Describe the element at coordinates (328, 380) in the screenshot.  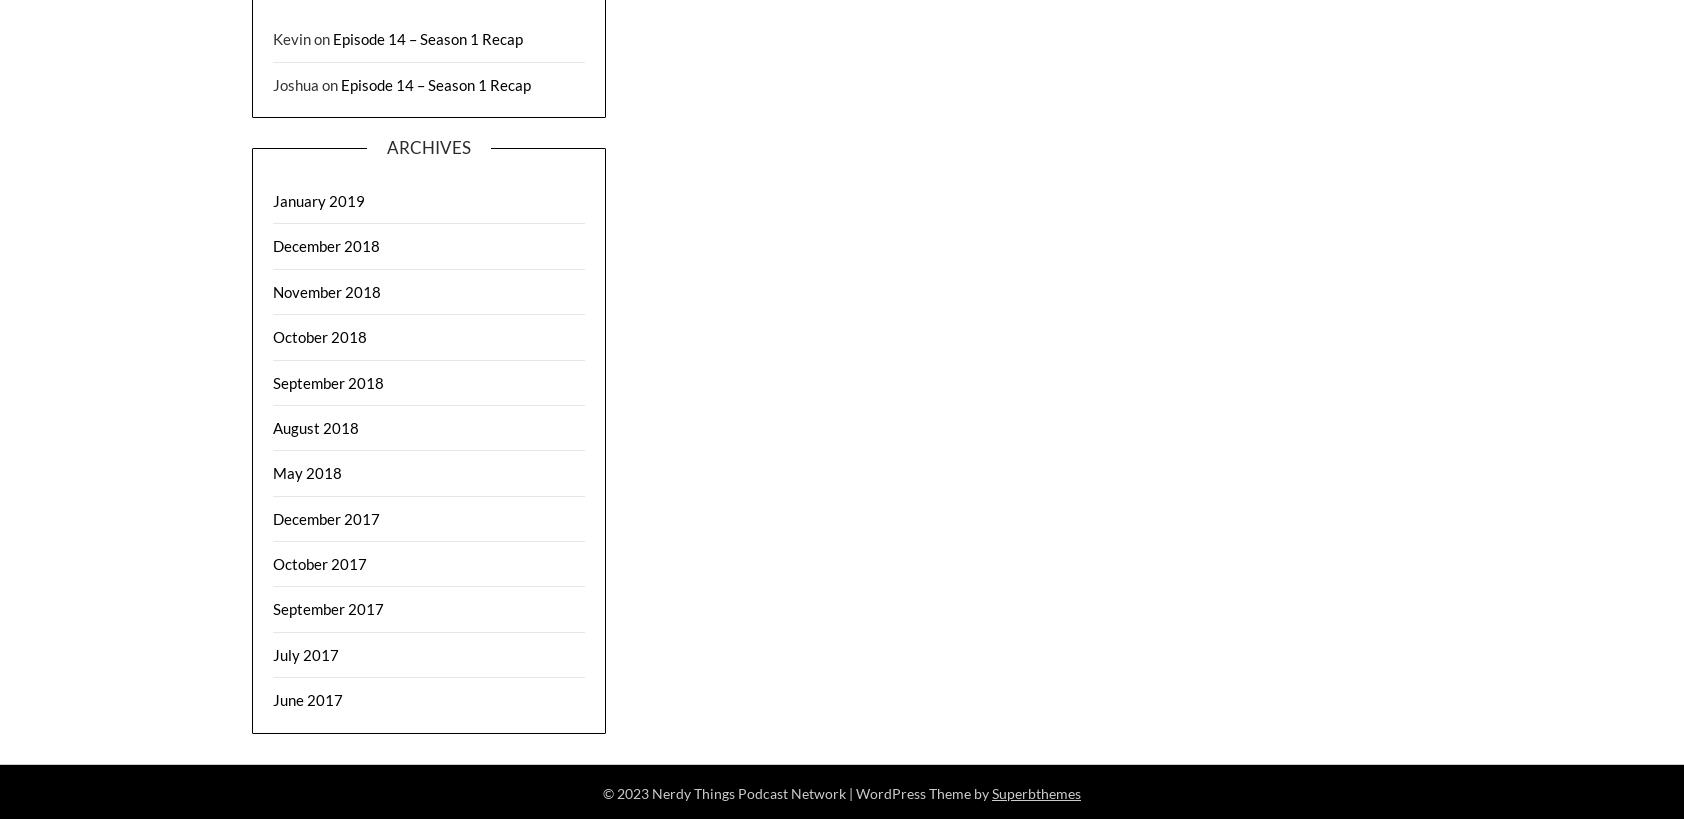
I see `'September 2018'` at that location.